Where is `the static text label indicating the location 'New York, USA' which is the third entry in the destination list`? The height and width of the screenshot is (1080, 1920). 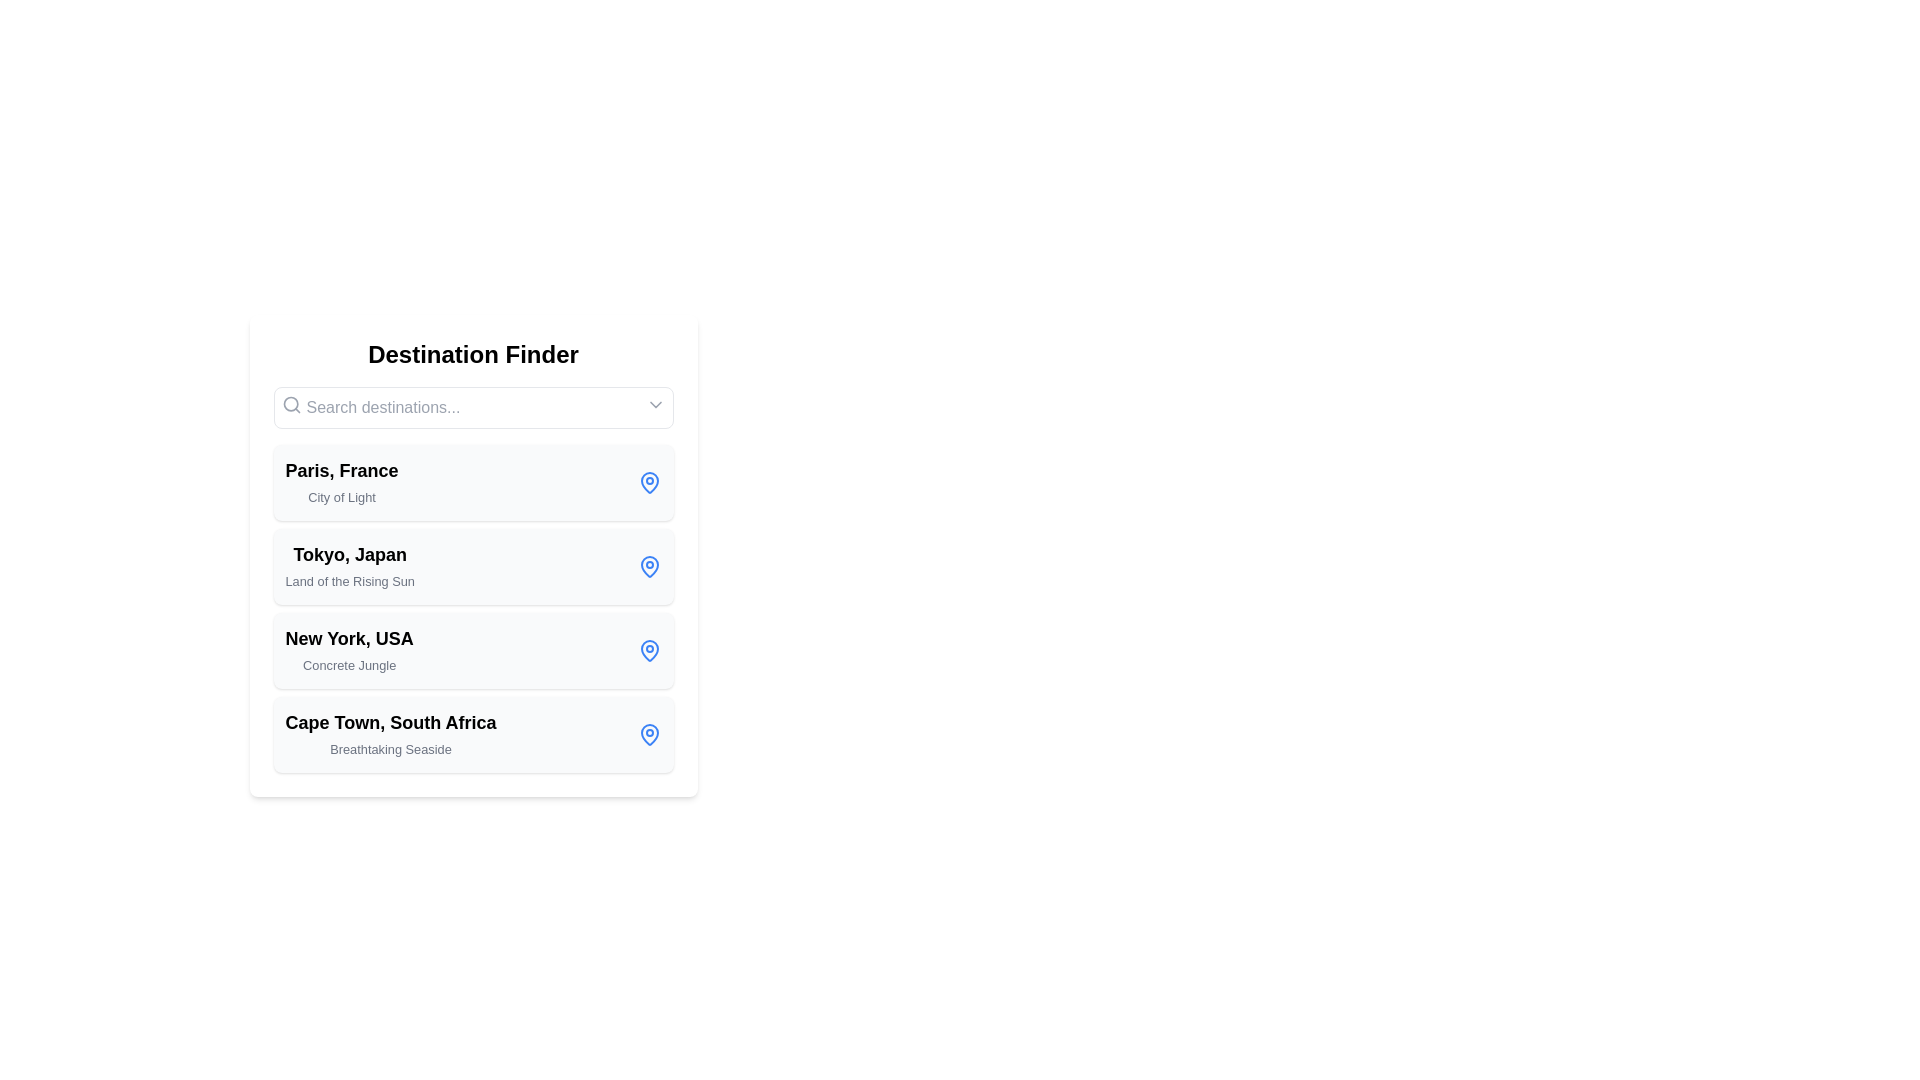
the static text label indicating the location 'New York, USA' which is the third entry in the destination list is located at coordinates (349, 639).